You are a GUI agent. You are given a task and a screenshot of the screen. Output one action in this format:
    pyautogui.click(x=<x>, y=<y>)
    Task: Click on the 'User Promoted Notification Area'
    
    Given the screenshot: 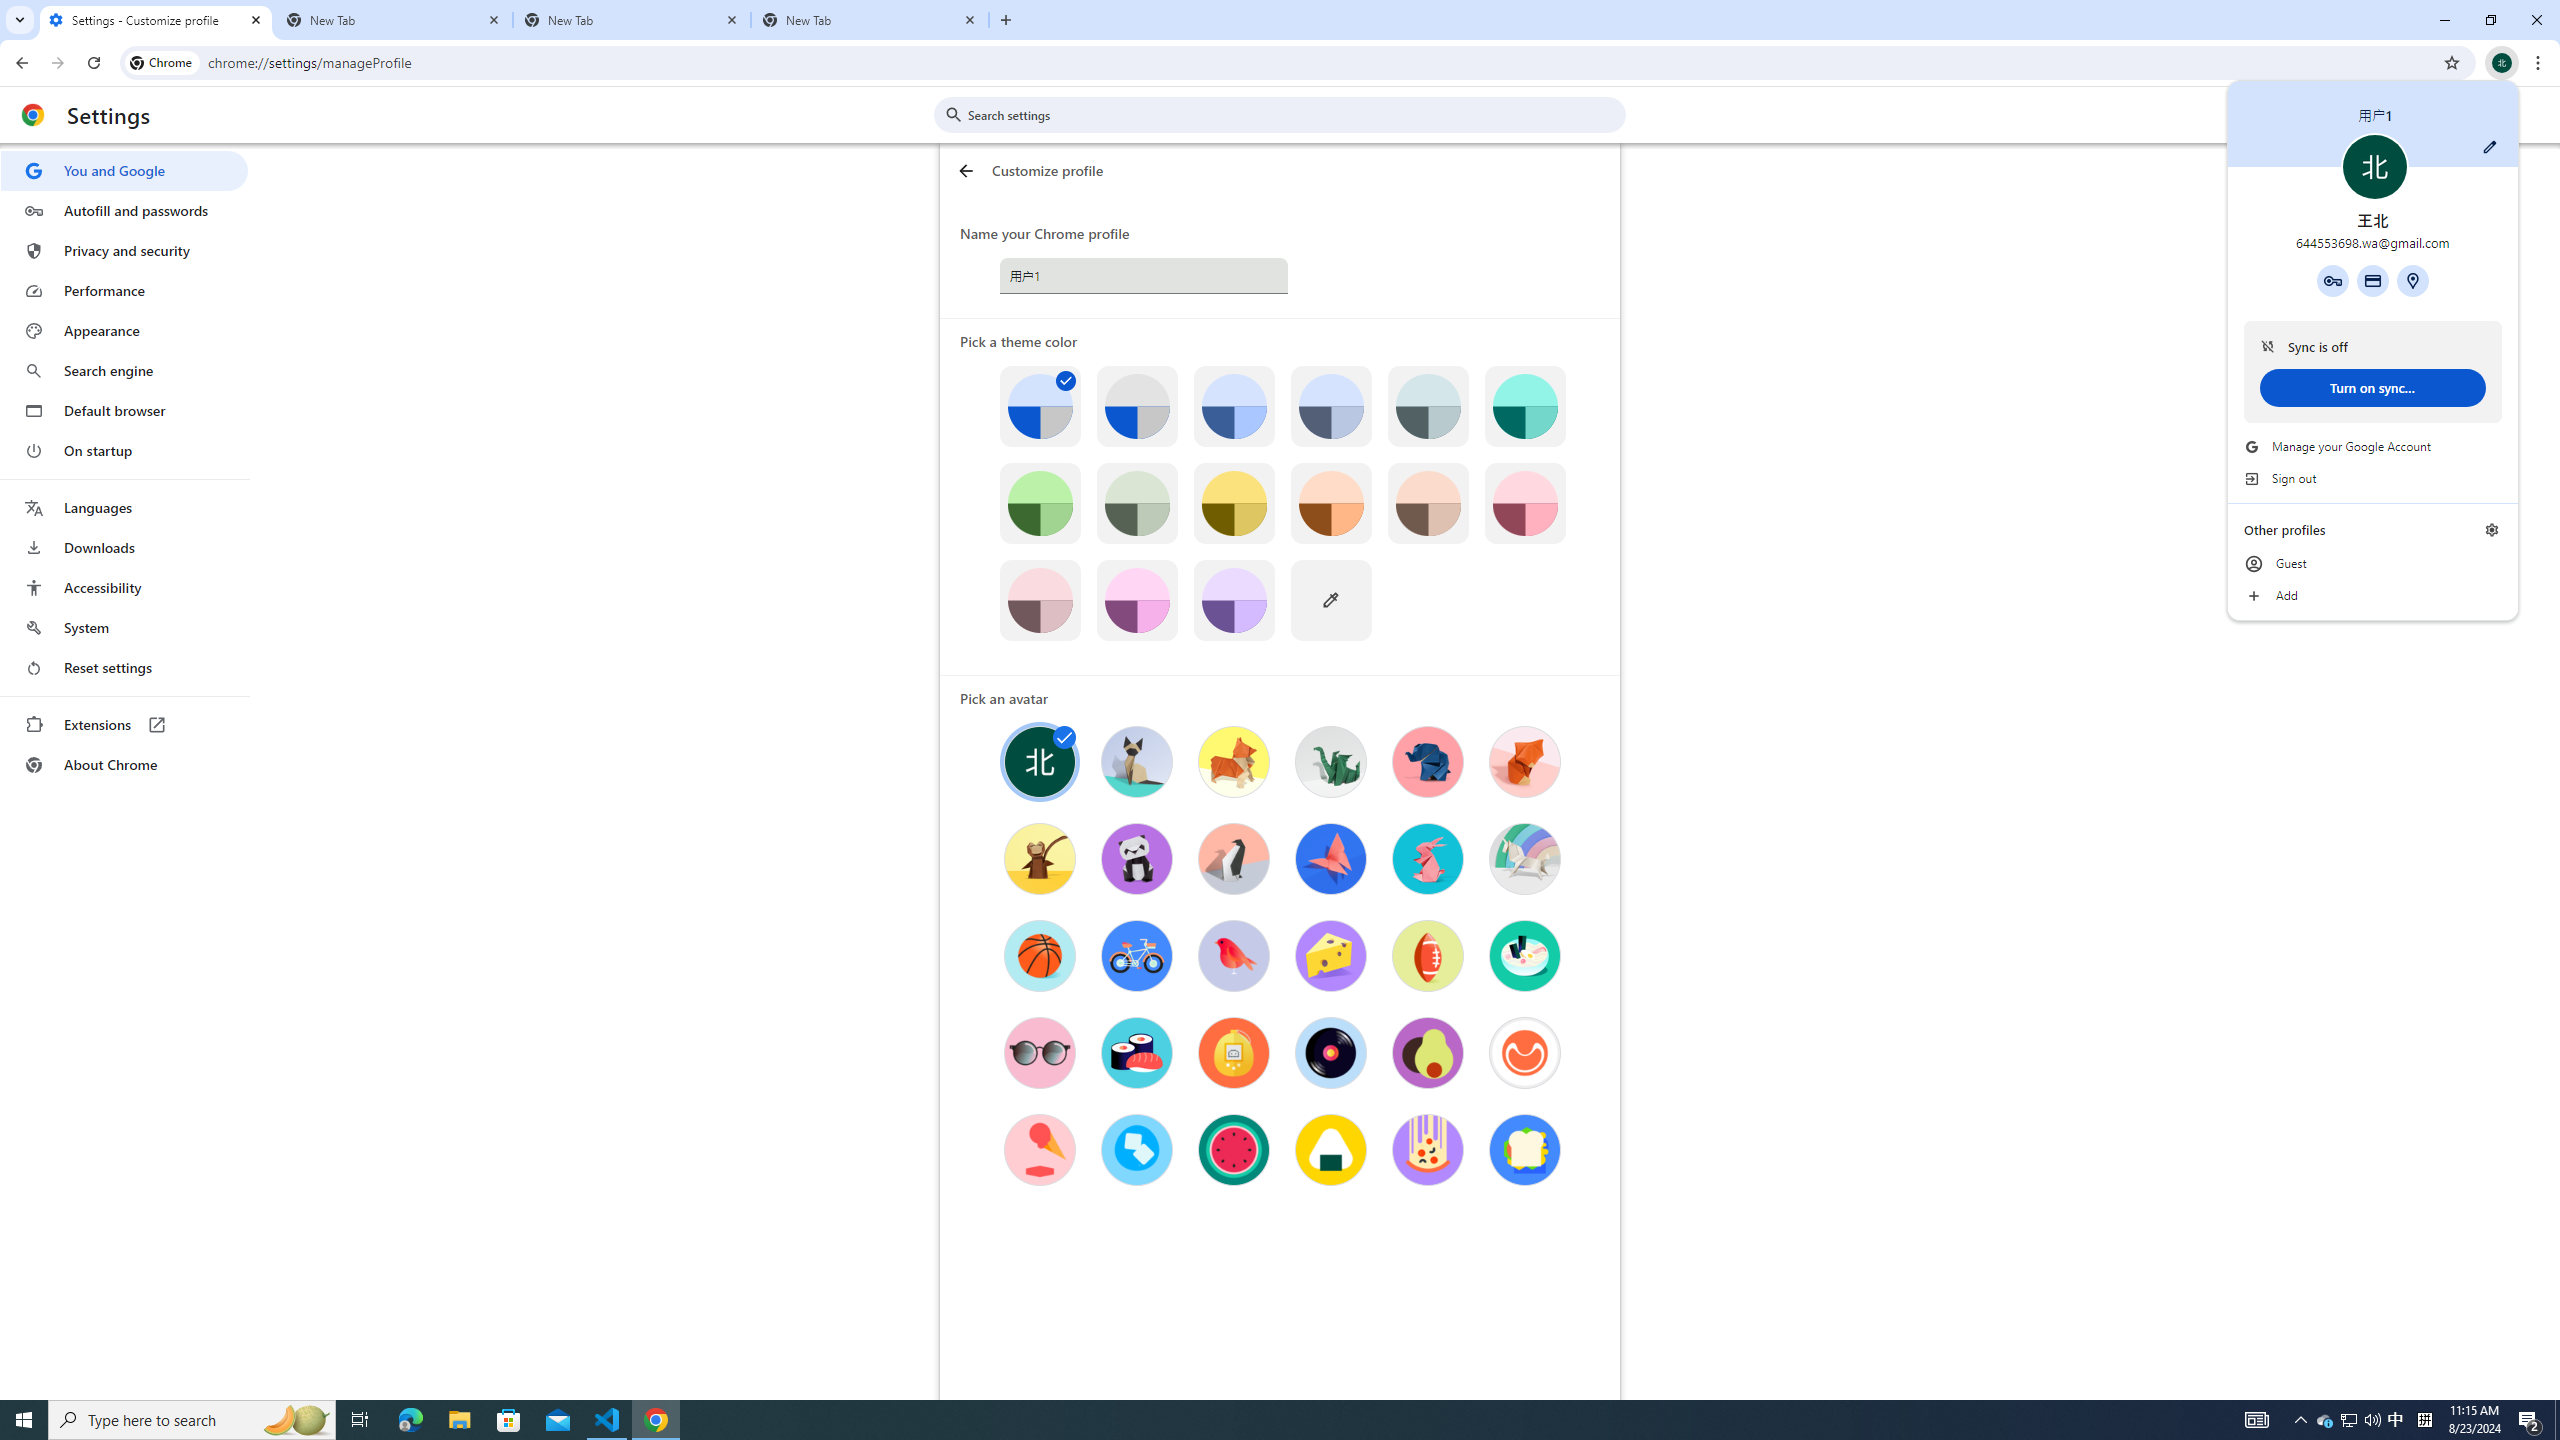 What is the action you would take?
    pyautogui.click(x=2349, y=1418)
    